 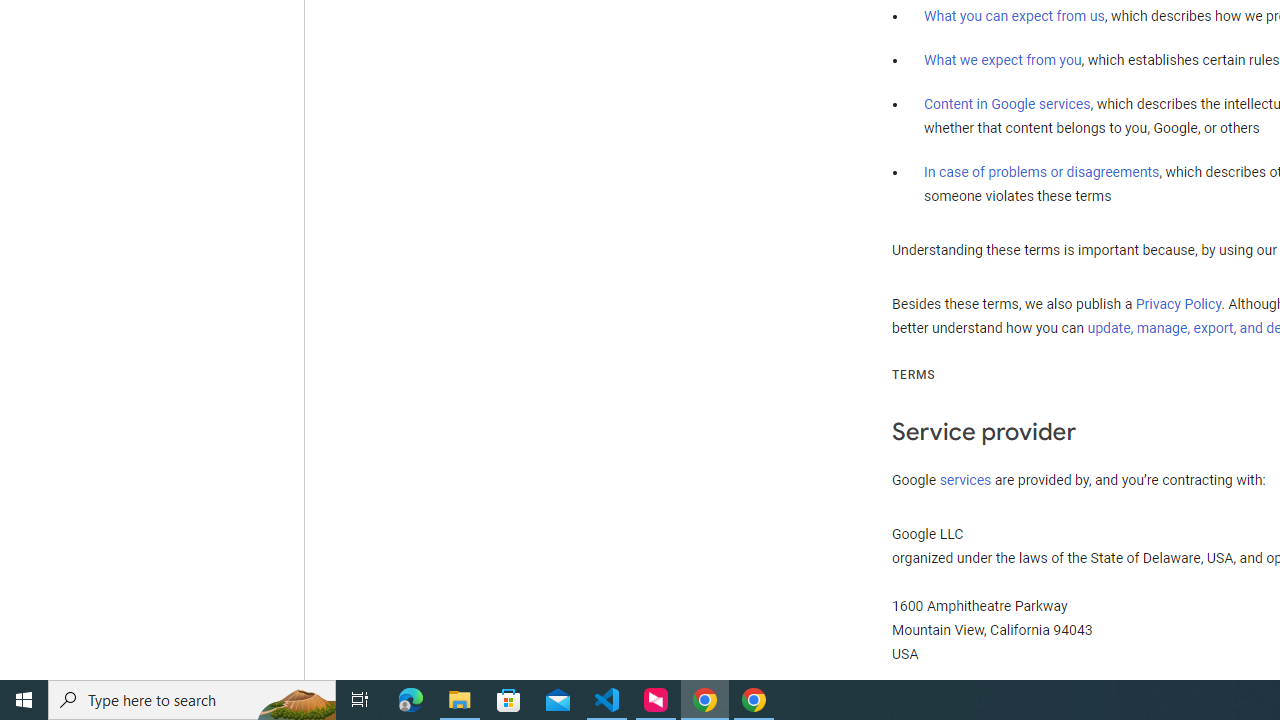 I want to click on 'In case of problems or disagreements', so click(x=1040, y=170).